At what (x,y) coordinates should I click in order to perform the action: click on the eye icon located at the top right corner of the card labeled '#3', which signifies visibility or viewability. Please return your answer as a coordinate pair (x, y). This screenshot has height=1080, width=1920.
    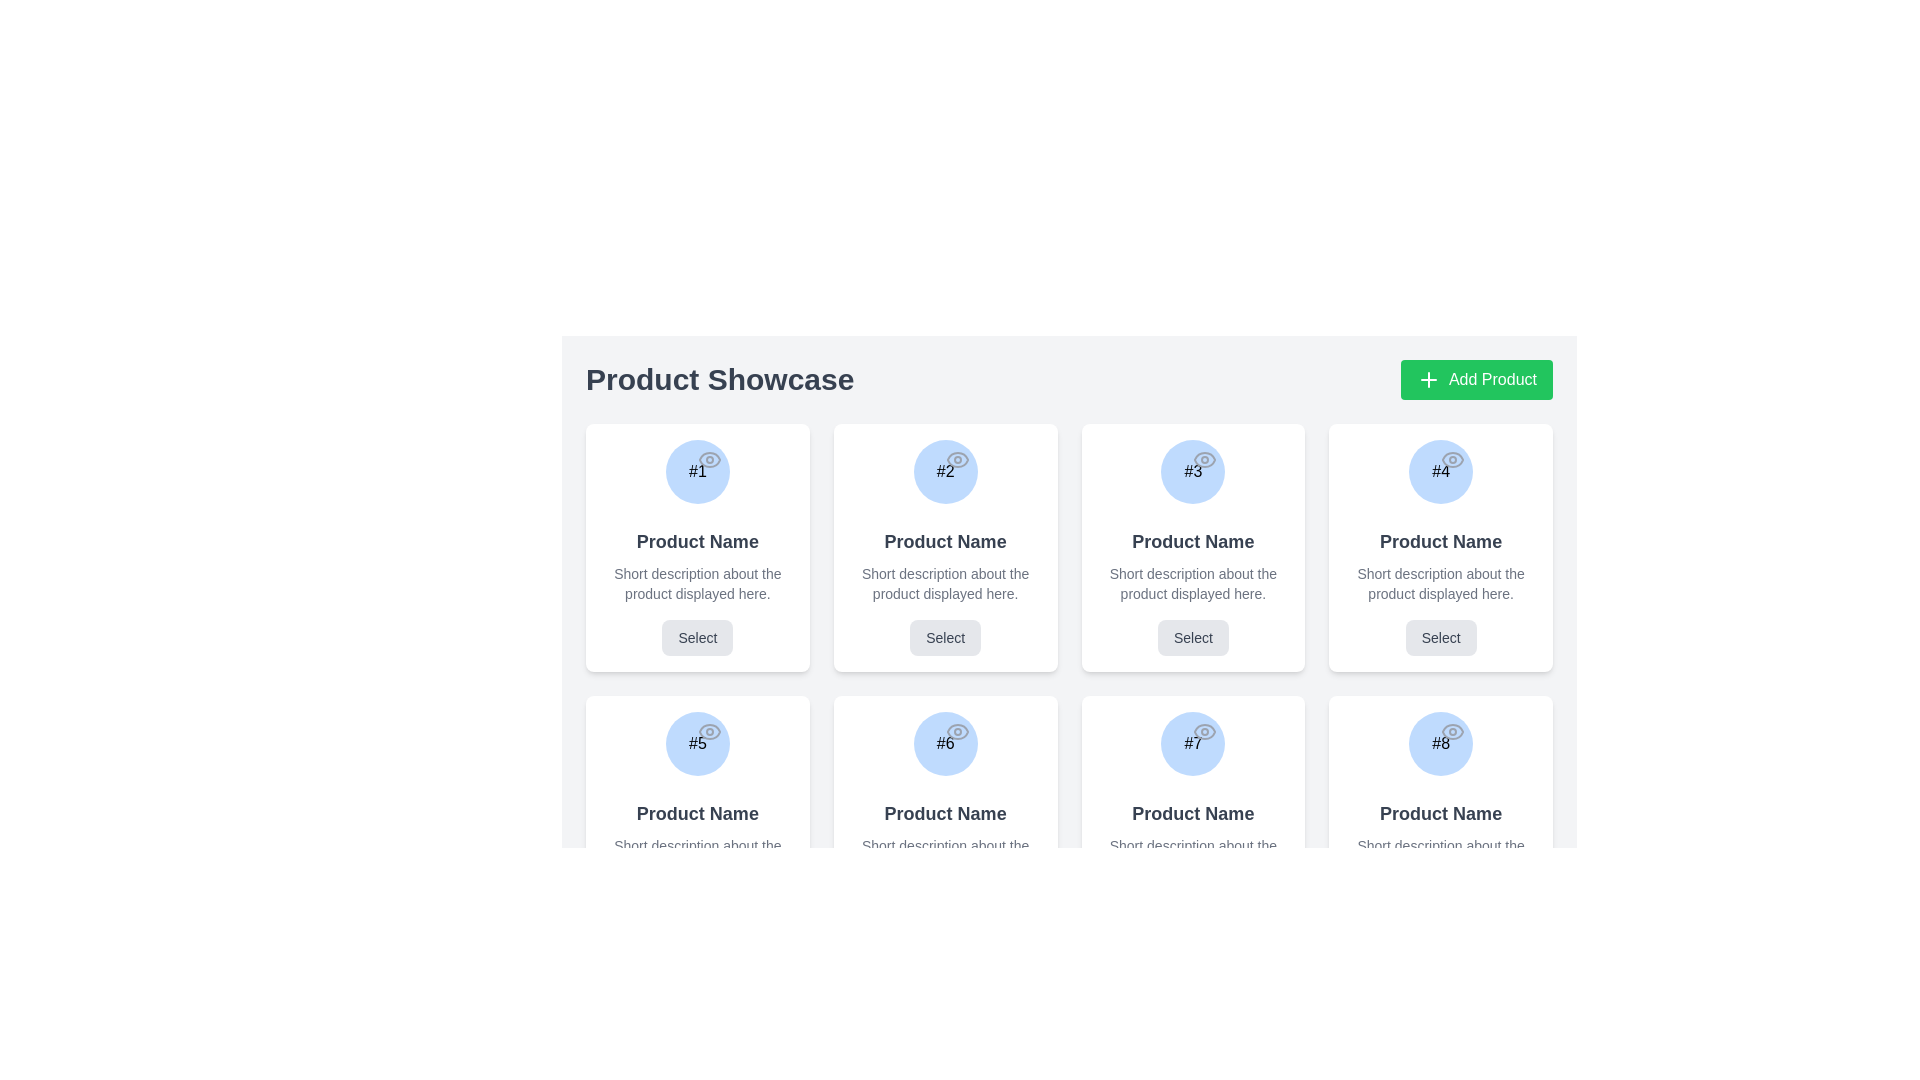
    Looking at the image, I should click on (1204, 459).